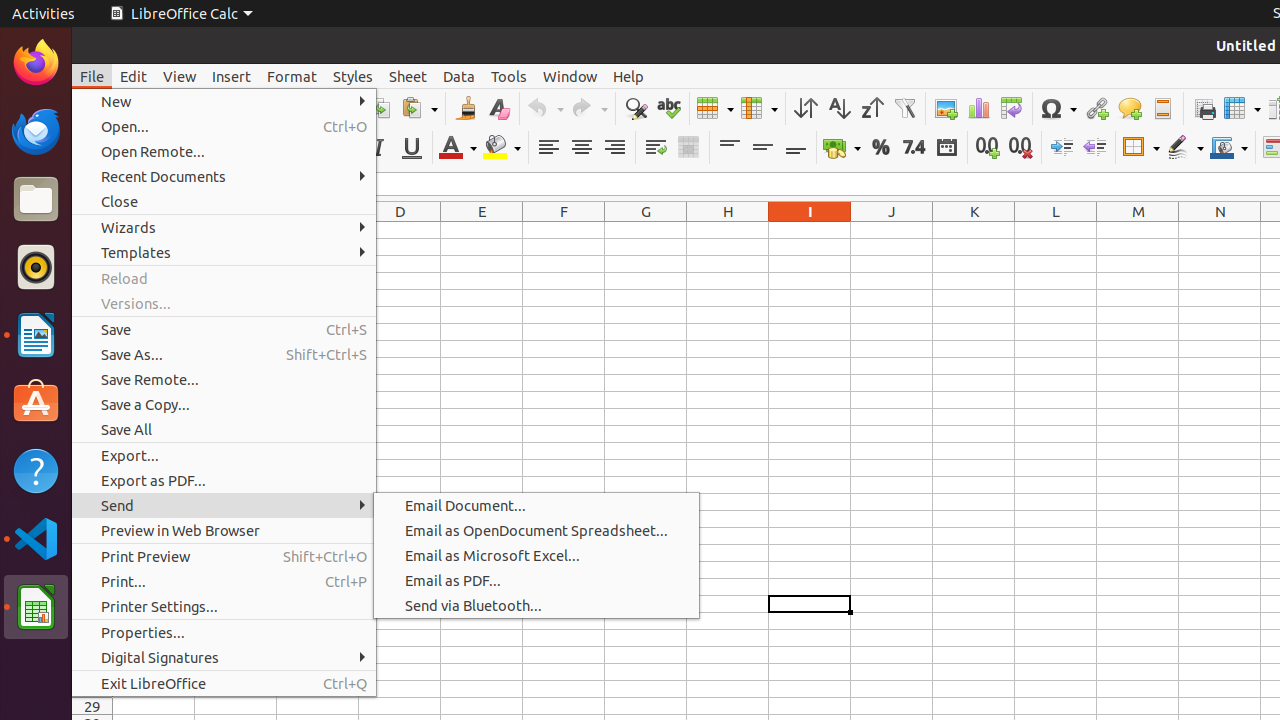 This screenshot has height=720, width=1280. I want to click on 'Save Remote...', so click(224, 379).